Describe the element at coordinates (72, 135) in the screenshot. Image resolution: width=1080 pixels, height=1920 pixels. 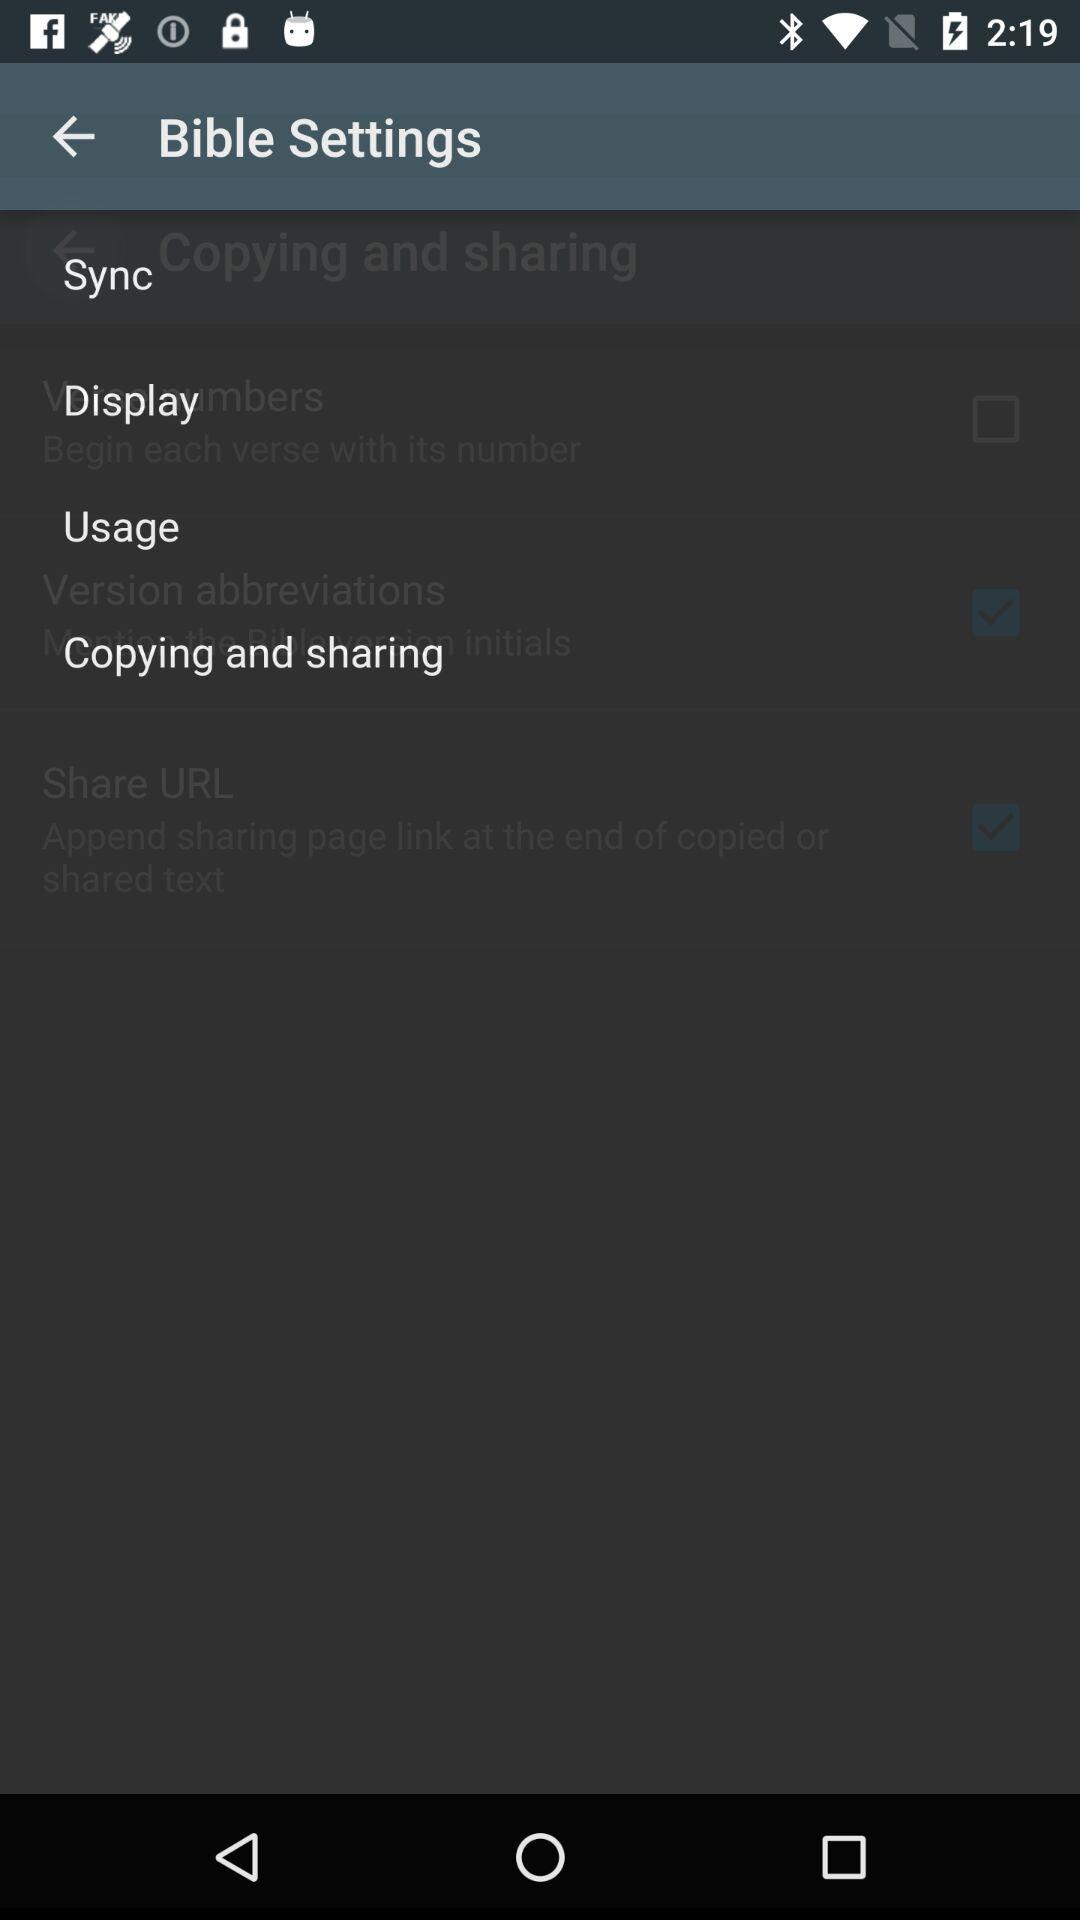
I see `icon above the sync` at that location.